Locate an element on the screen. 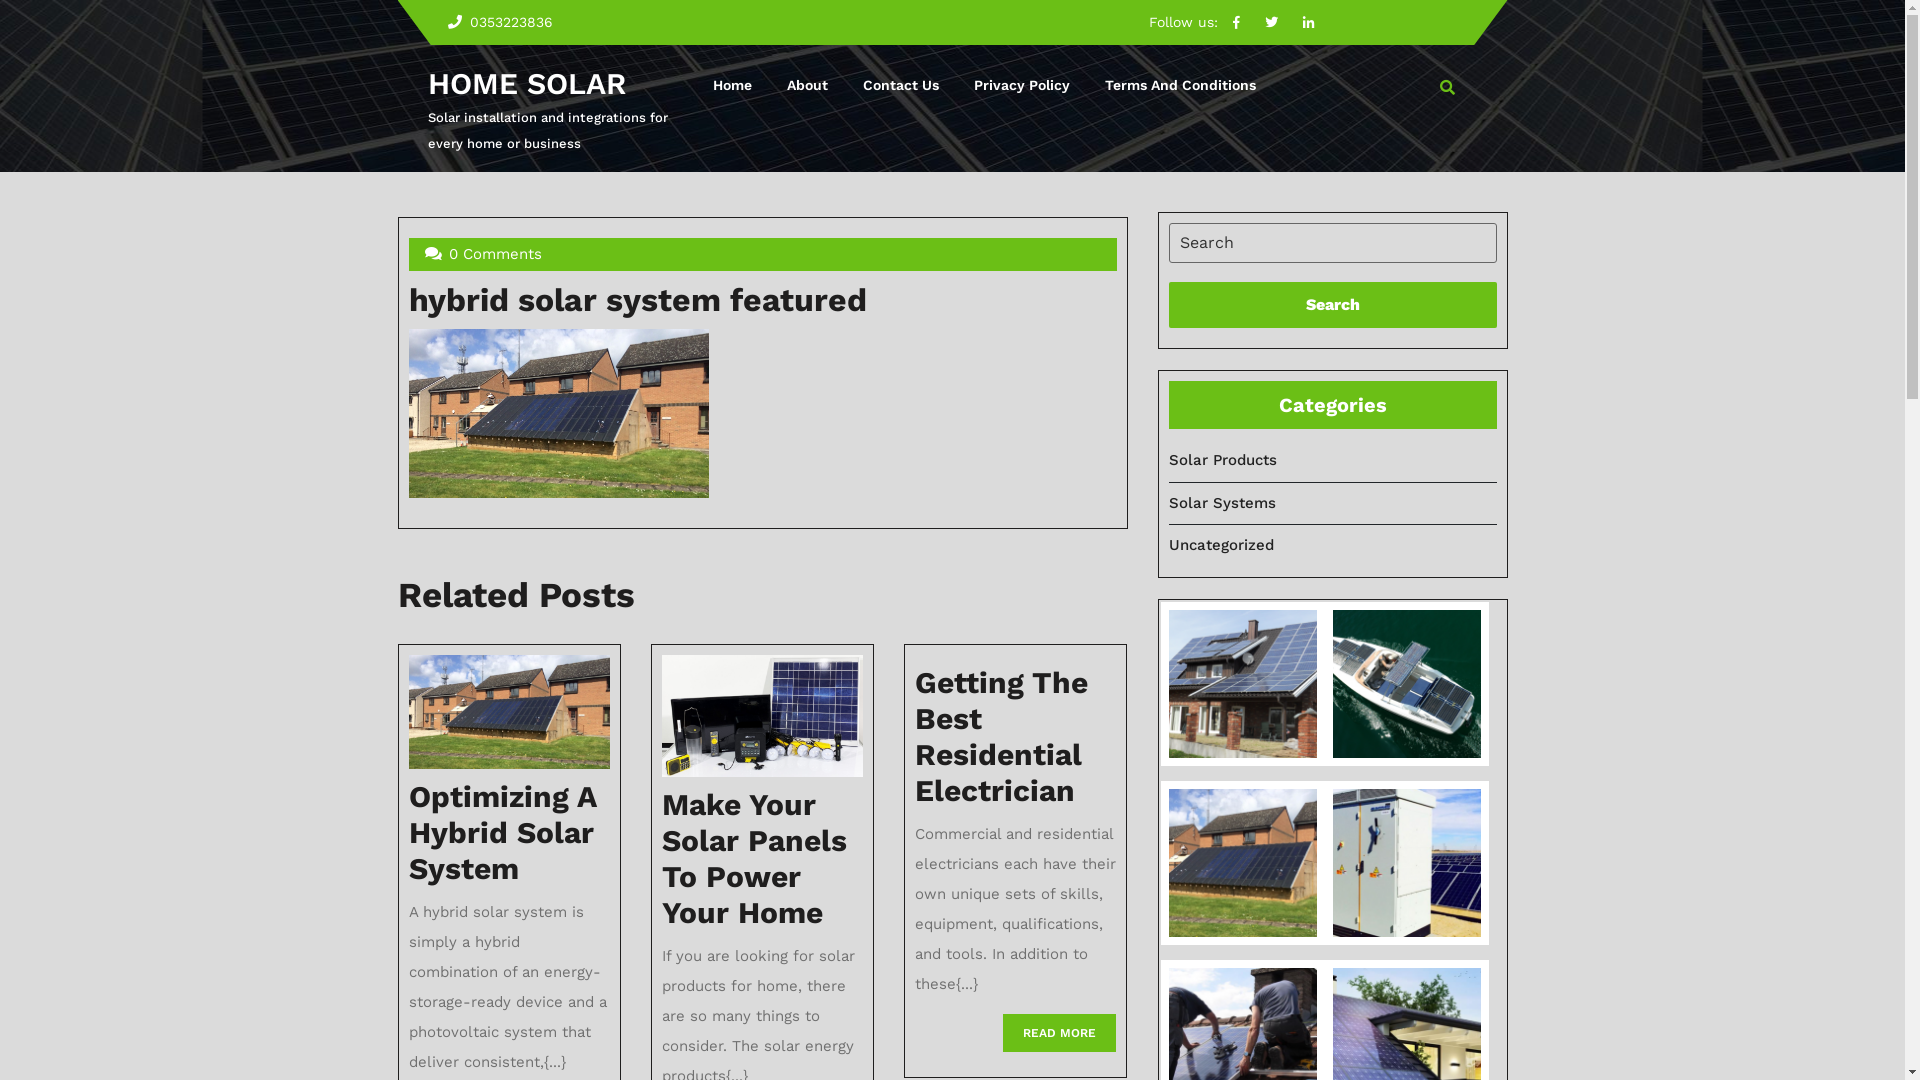 This screenshot has width=1920, height=1080. 'About' is located at coordinates (807, 84).